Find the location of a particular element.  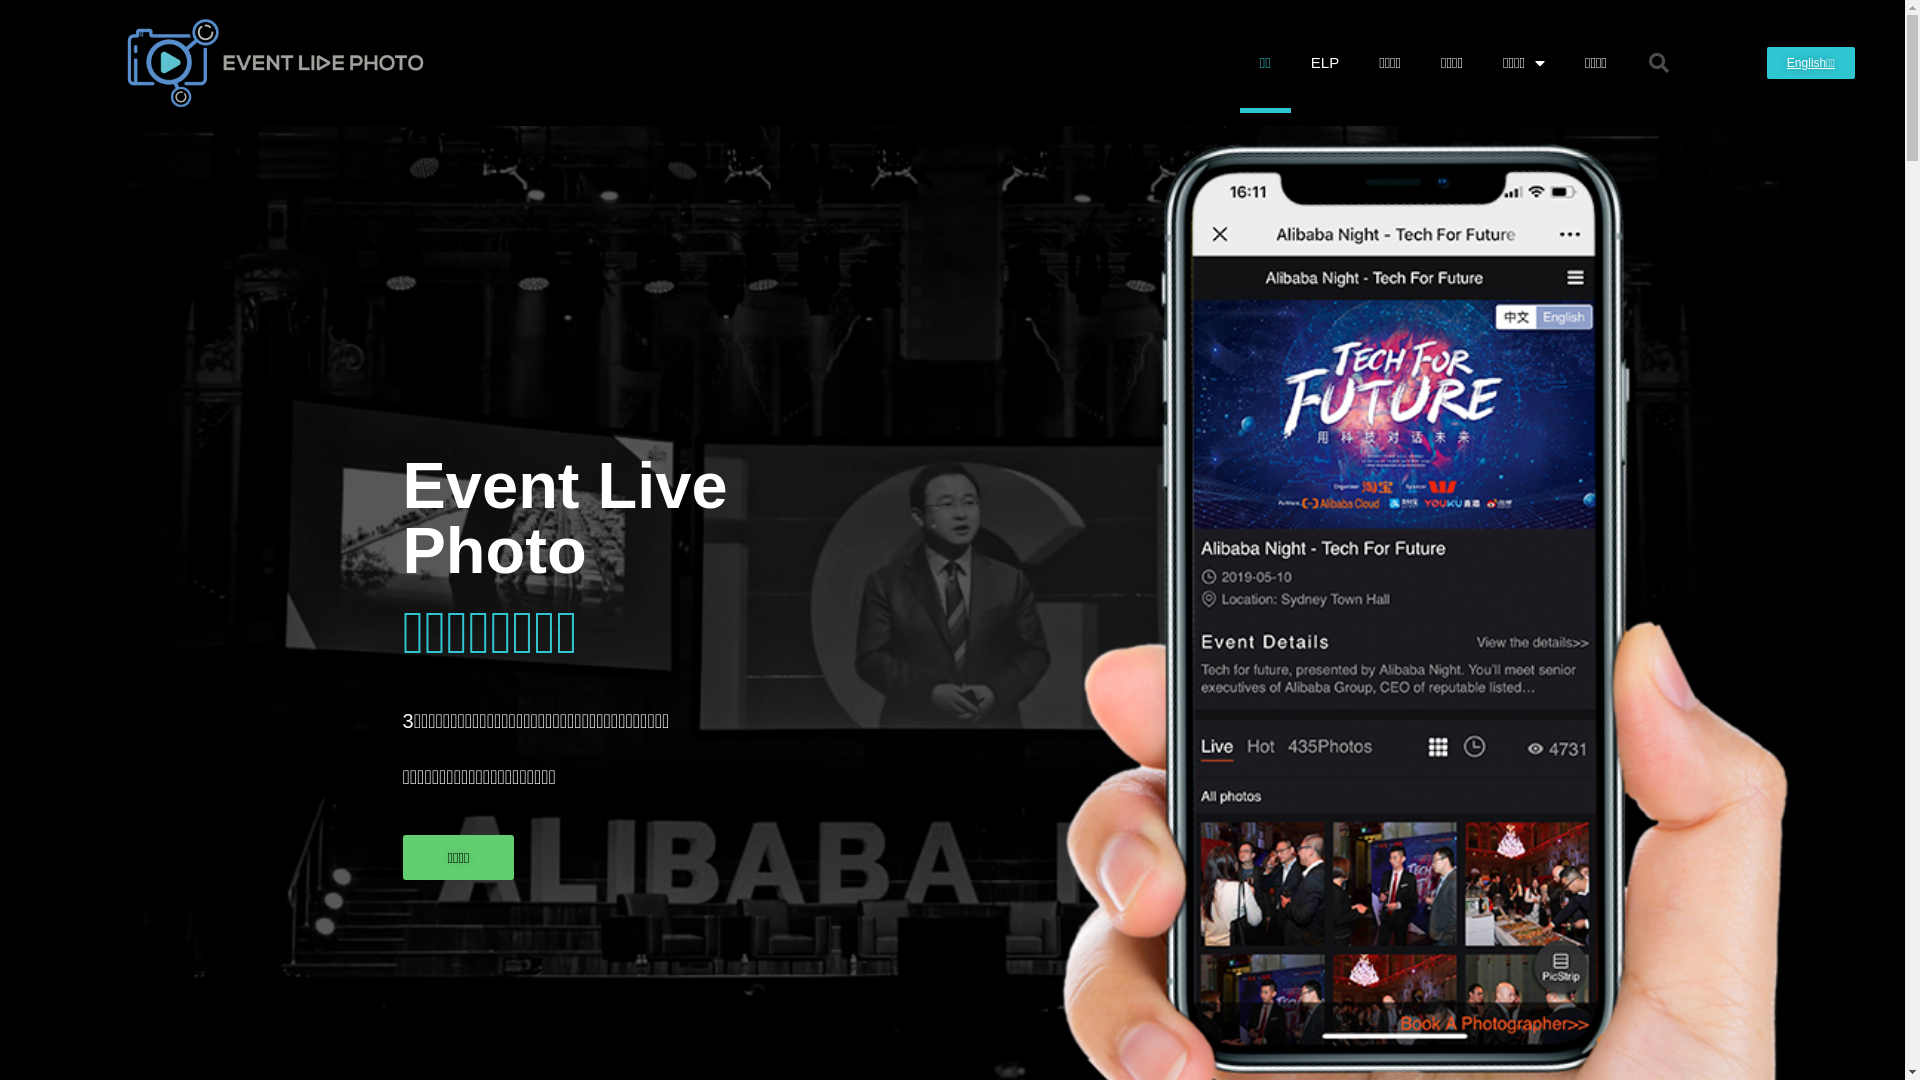

'ELP' is located at coordinates (1324, 61).